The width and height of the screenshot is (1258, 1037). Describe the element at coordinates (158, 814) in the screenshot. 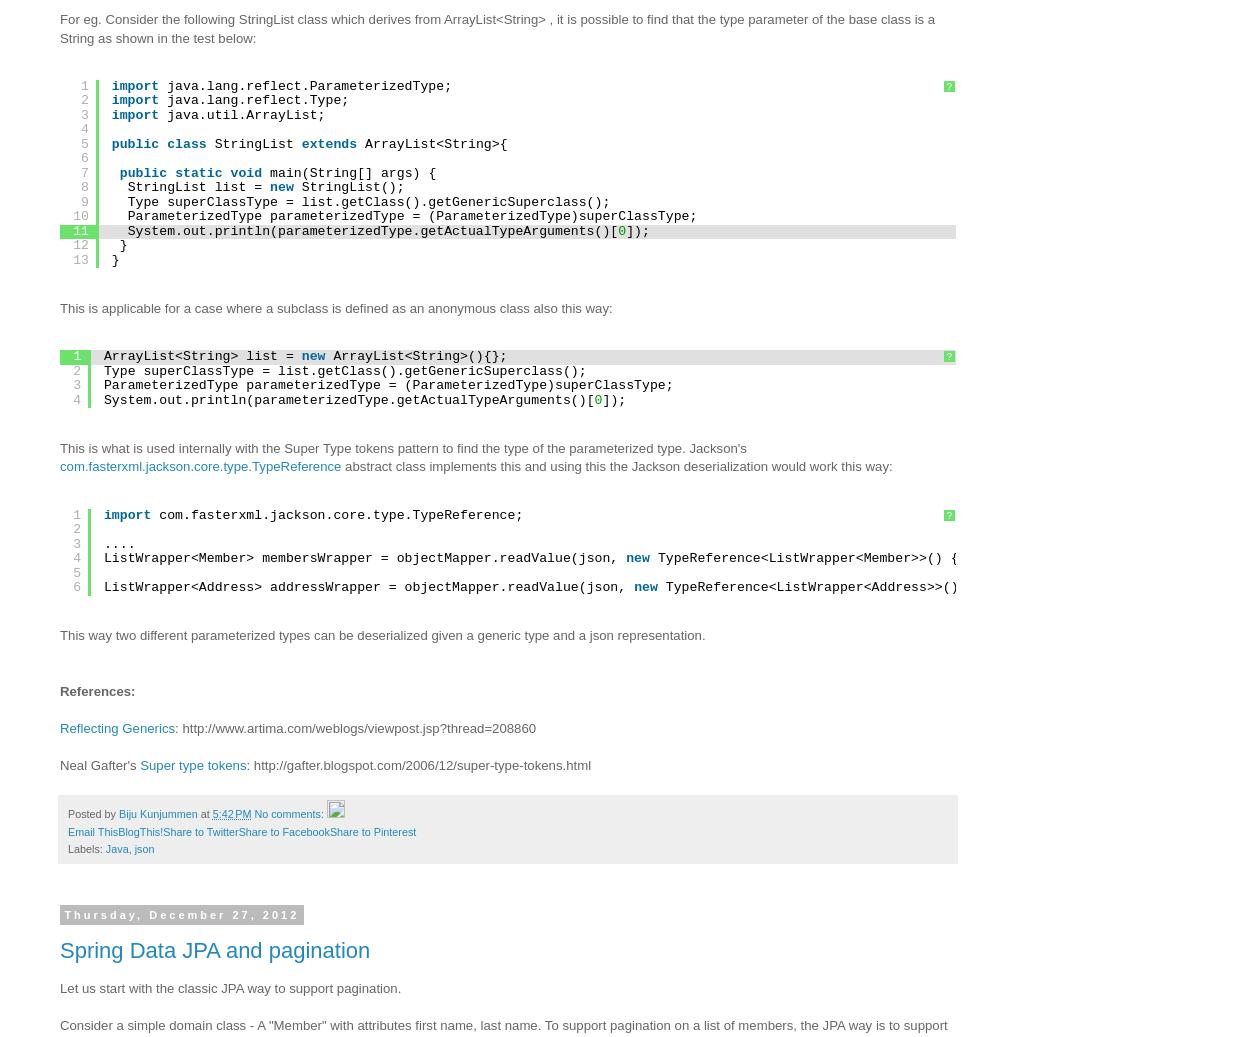

I see `'Biju Kunjummen'` at that location.